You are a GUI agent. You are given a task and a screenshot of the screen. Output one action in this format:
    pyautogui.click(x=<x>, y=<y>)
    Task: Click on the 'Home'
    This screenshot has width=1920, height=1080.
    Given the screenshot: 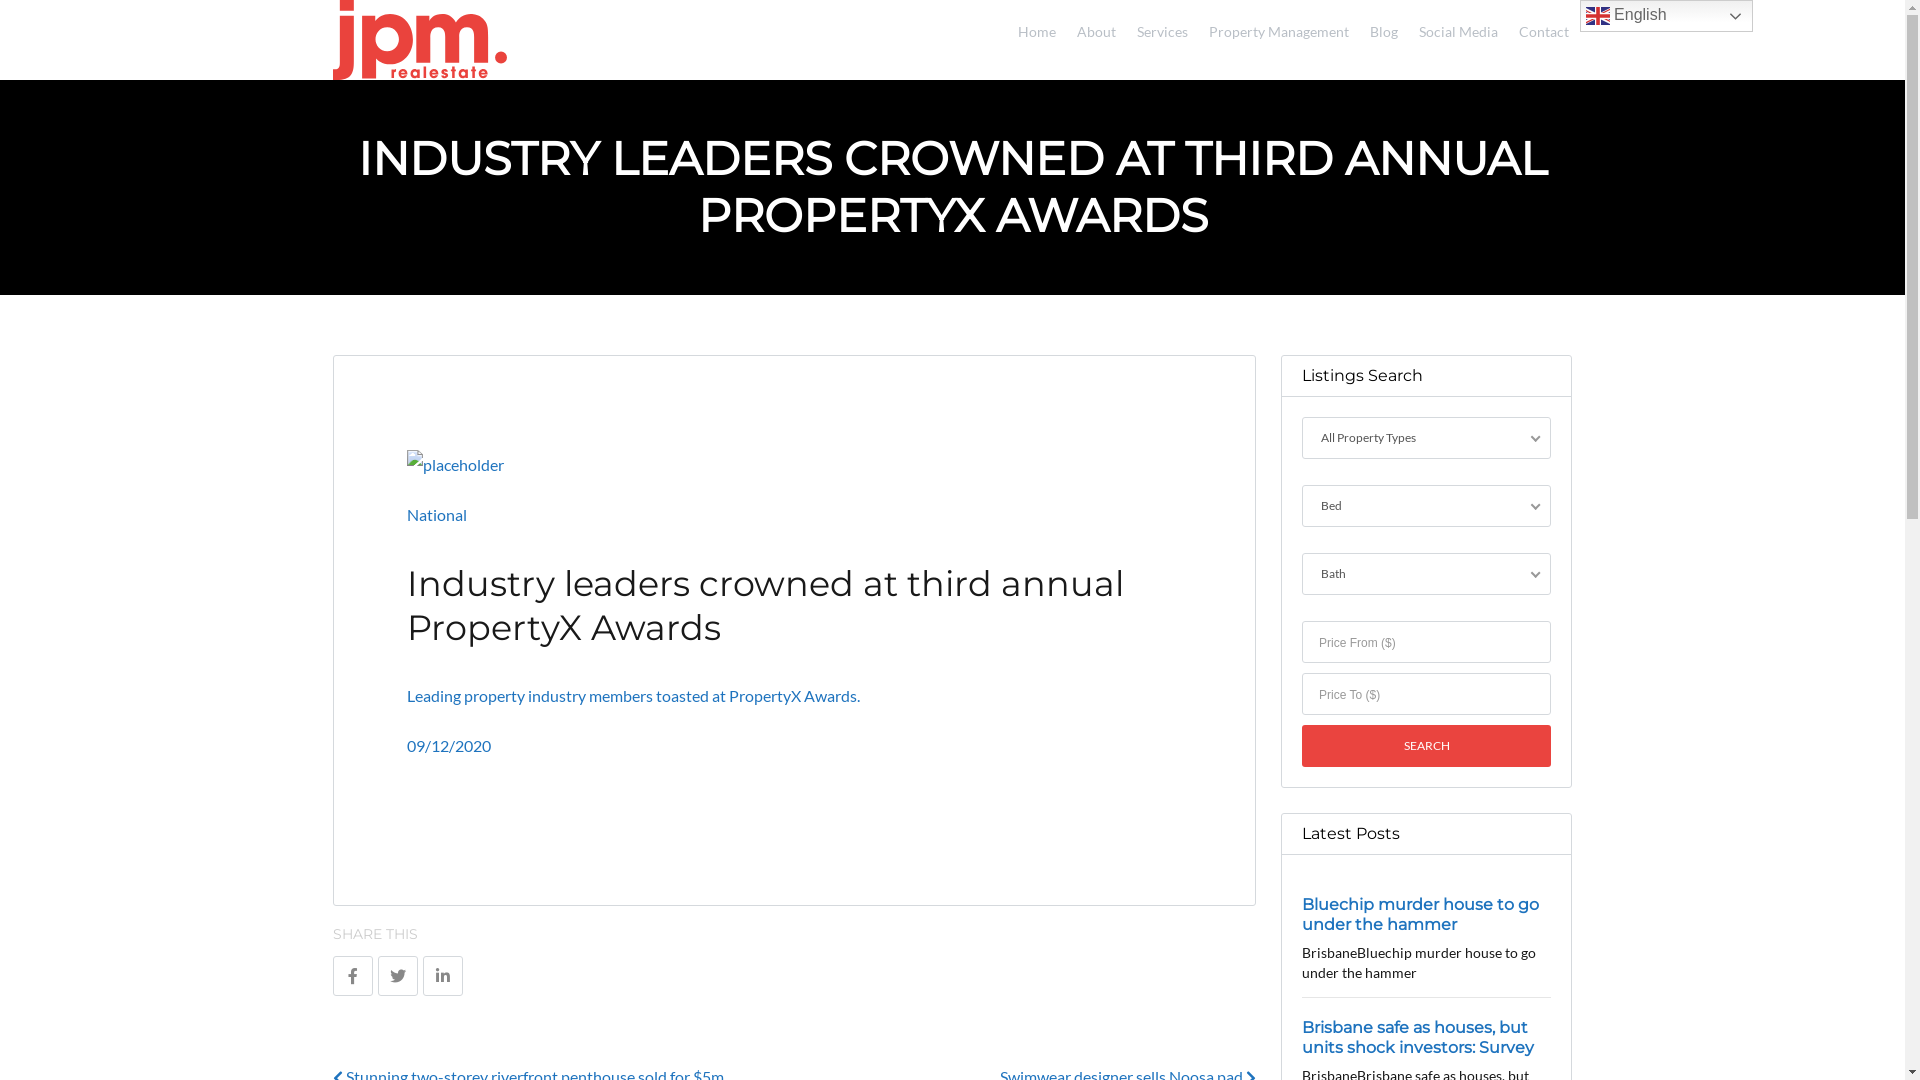 What is the action you would take?
    pyautogui.click(x=1031, y=27)
    